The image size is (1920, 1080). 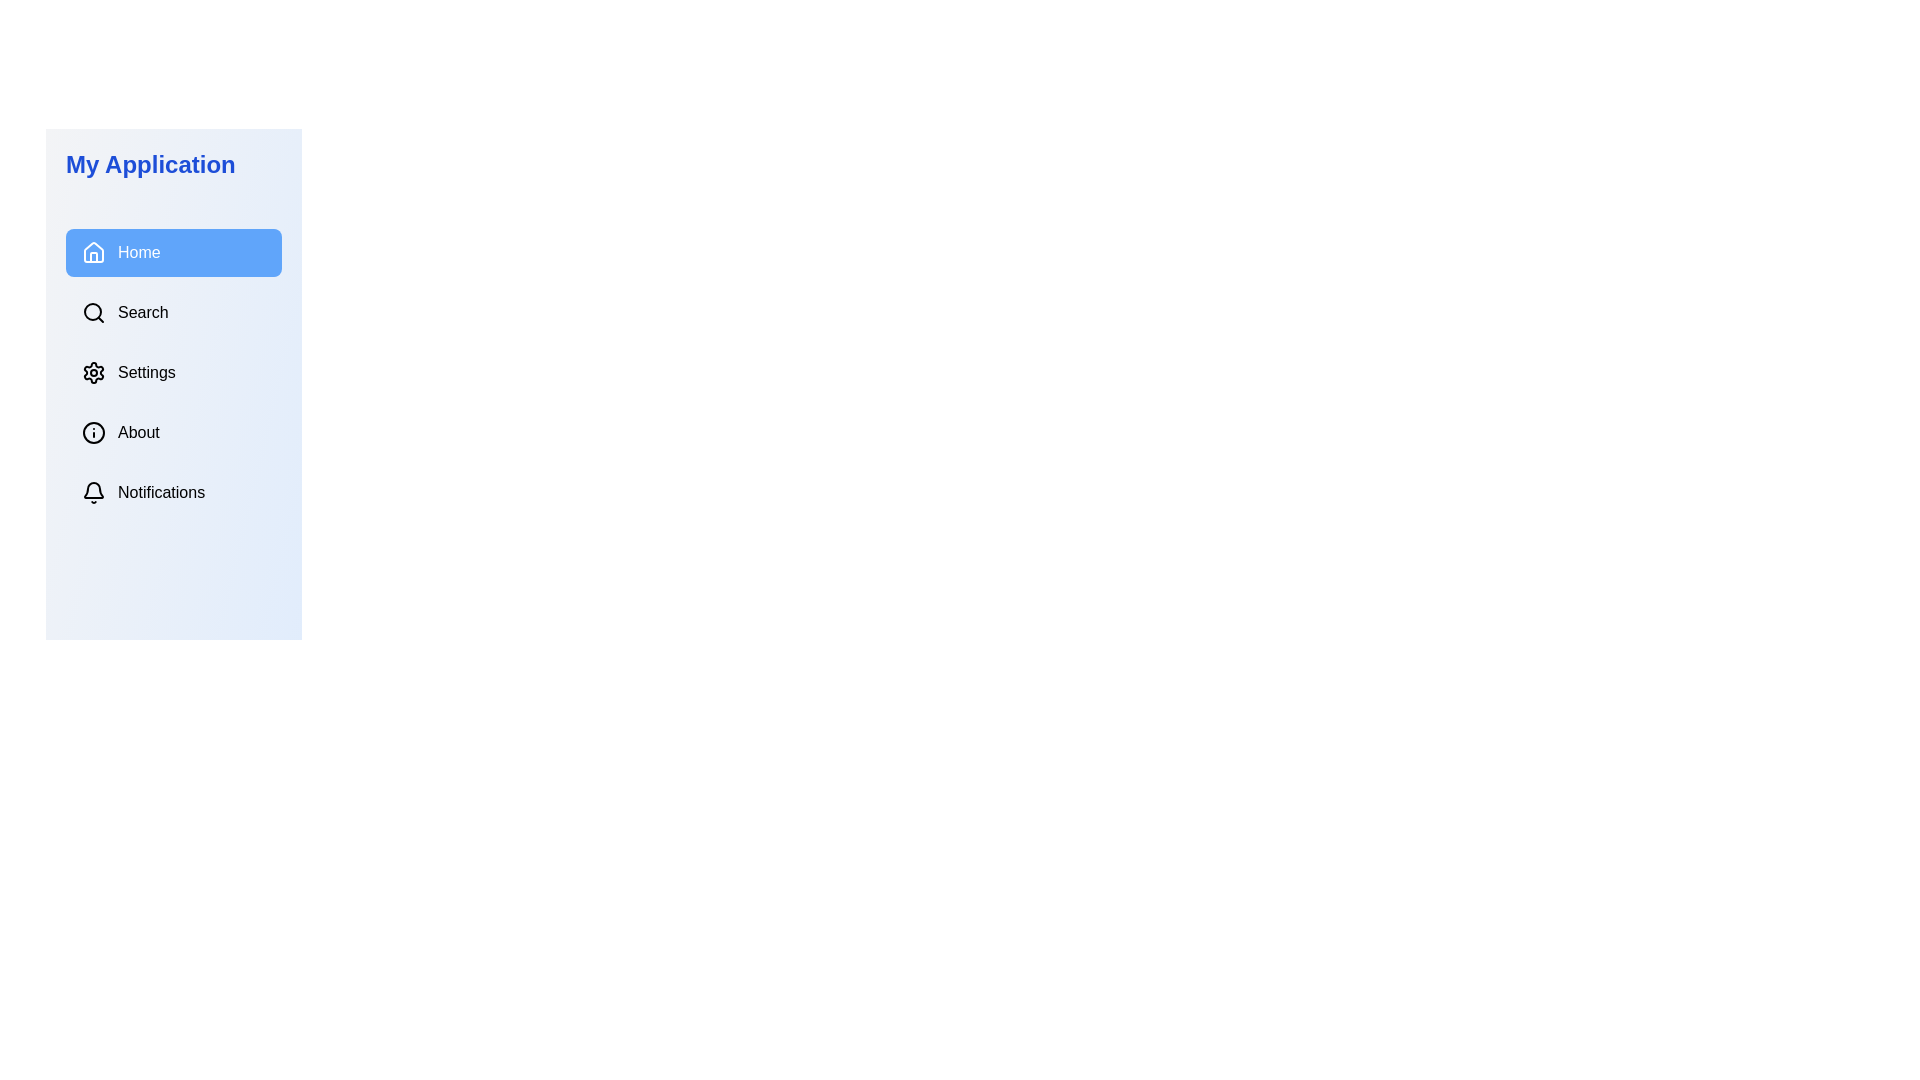 What do you see at coordinates (93, 250) in the screenshot?
I see `the house icon located in the top left of the side navigation menu, which is styled as a vector graphic with a stroke outline and is aligned with the 'Home' label` at bounding box center [93, 250].